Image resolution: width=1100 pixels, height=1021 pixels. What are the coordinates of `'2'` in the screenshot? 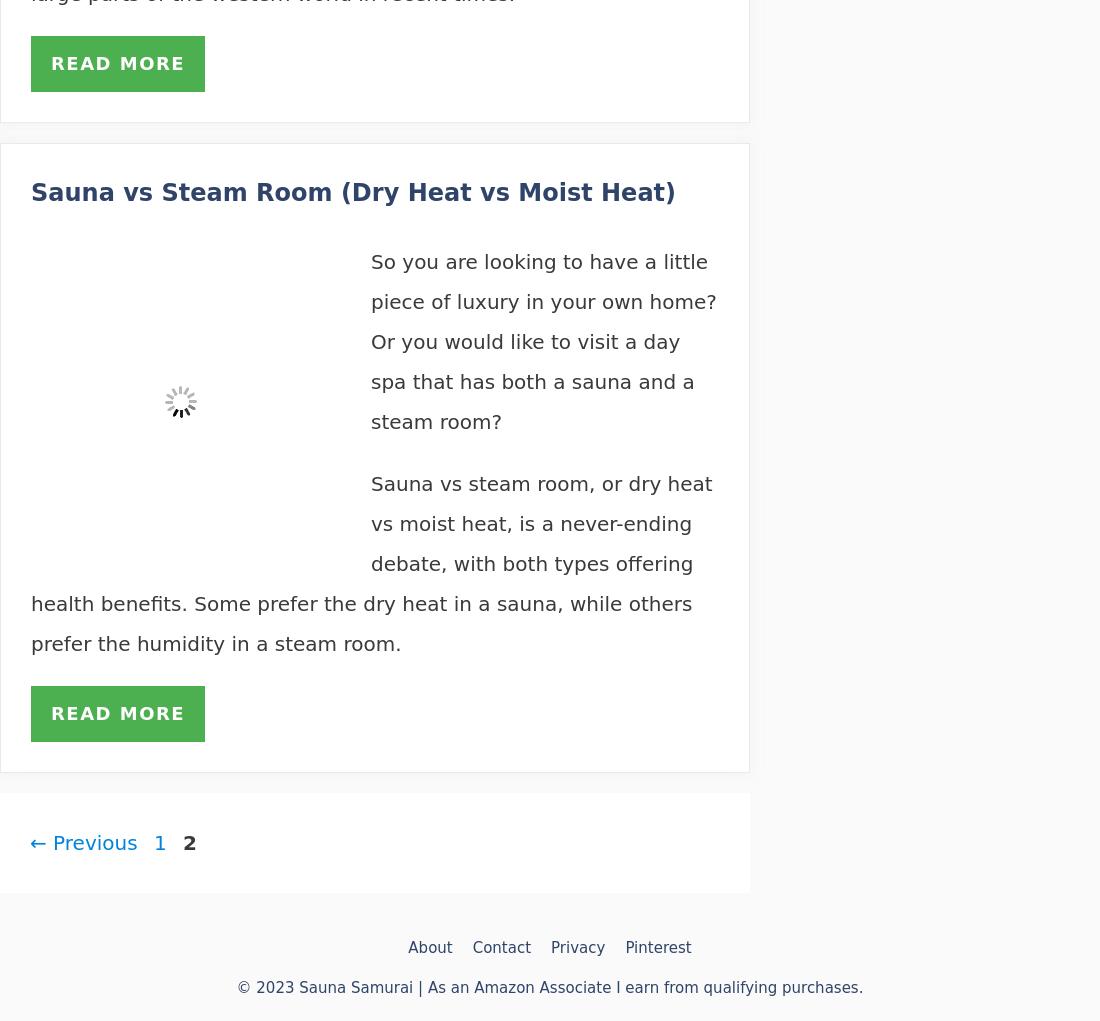 It's located at (188, 843).